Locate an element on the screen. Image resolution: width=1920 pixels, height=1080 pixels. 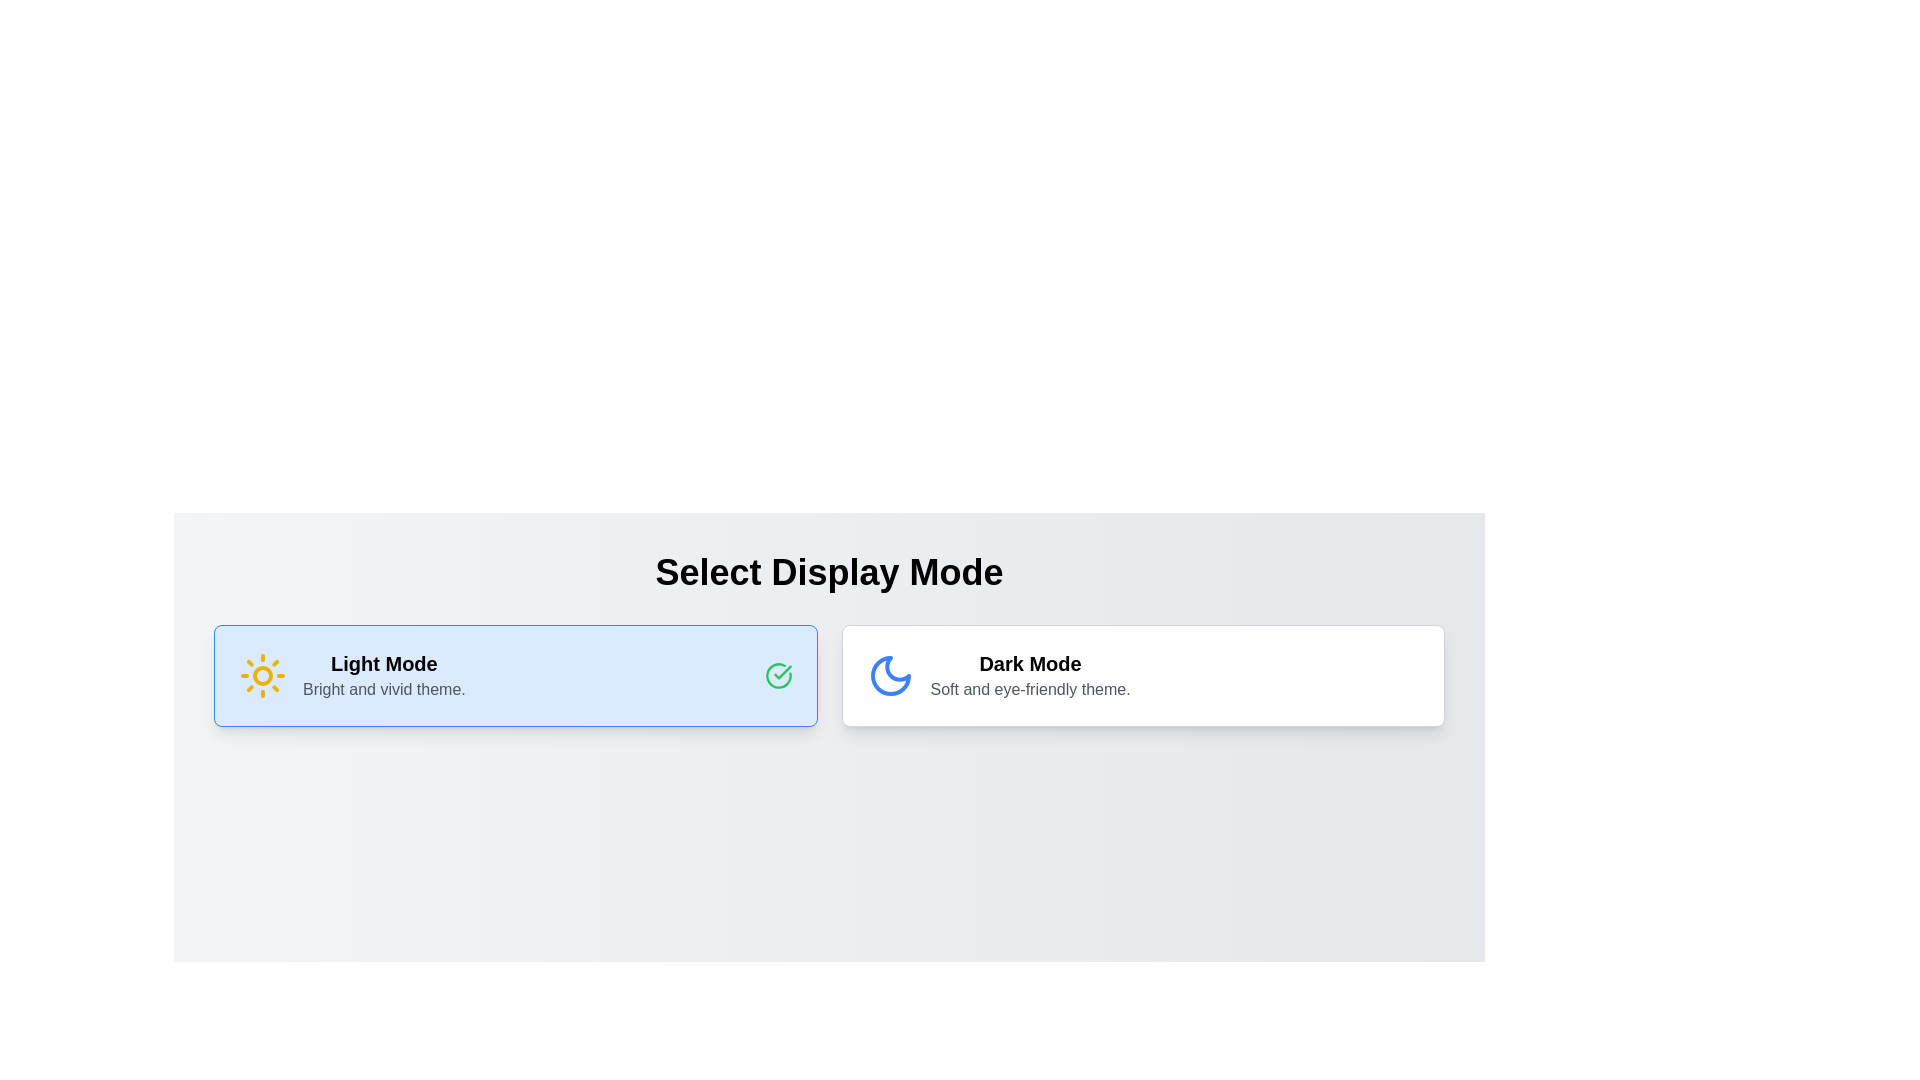
the Light Mode text label, which serves as a heading indicating the Light Mode option in the display mode selection interface is located at coordinates (384, 663).